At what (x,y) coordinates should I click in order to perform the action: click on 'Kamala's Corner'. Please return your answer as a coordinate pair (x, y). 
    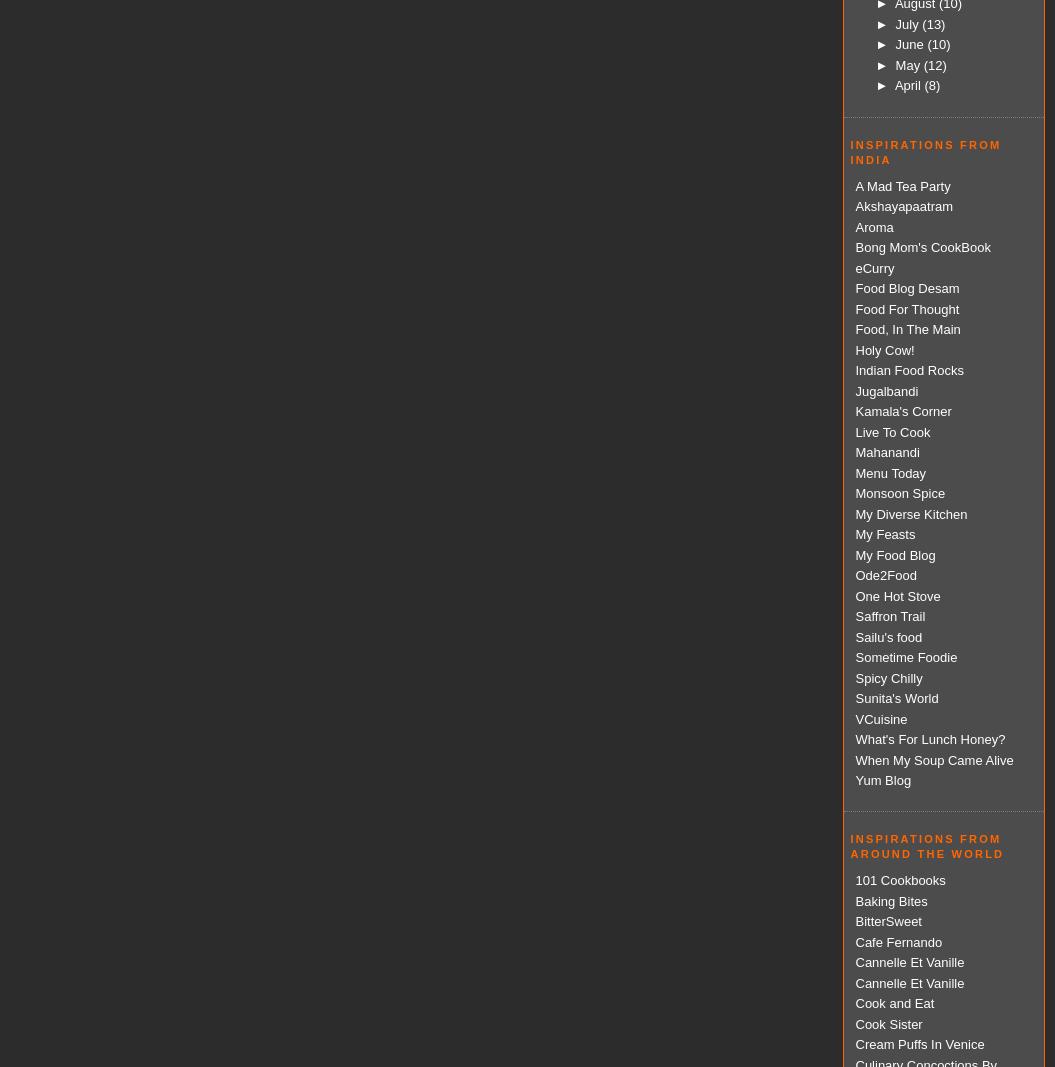
    Looking at the image, I should click on (901, 410).